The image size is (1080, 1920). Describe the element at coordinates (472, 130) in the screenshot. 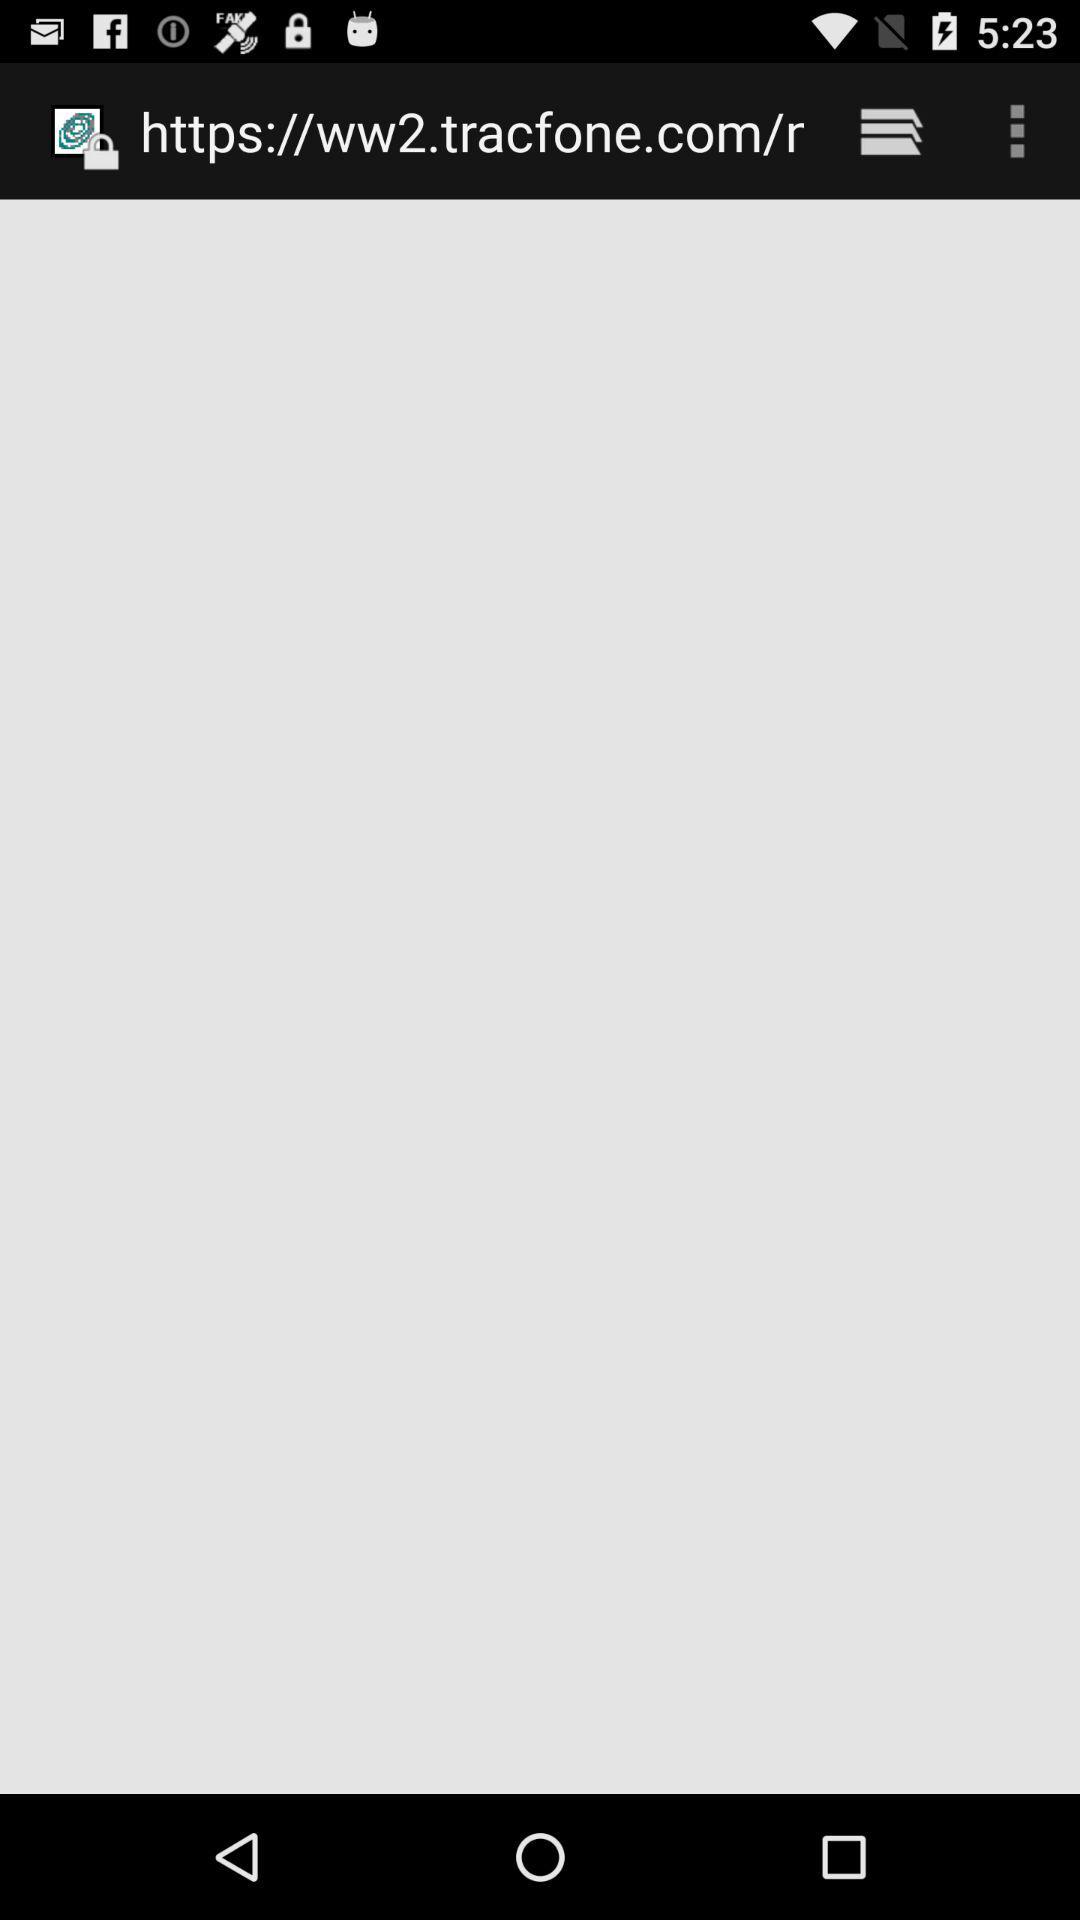

I see `the item at the top` at that location.